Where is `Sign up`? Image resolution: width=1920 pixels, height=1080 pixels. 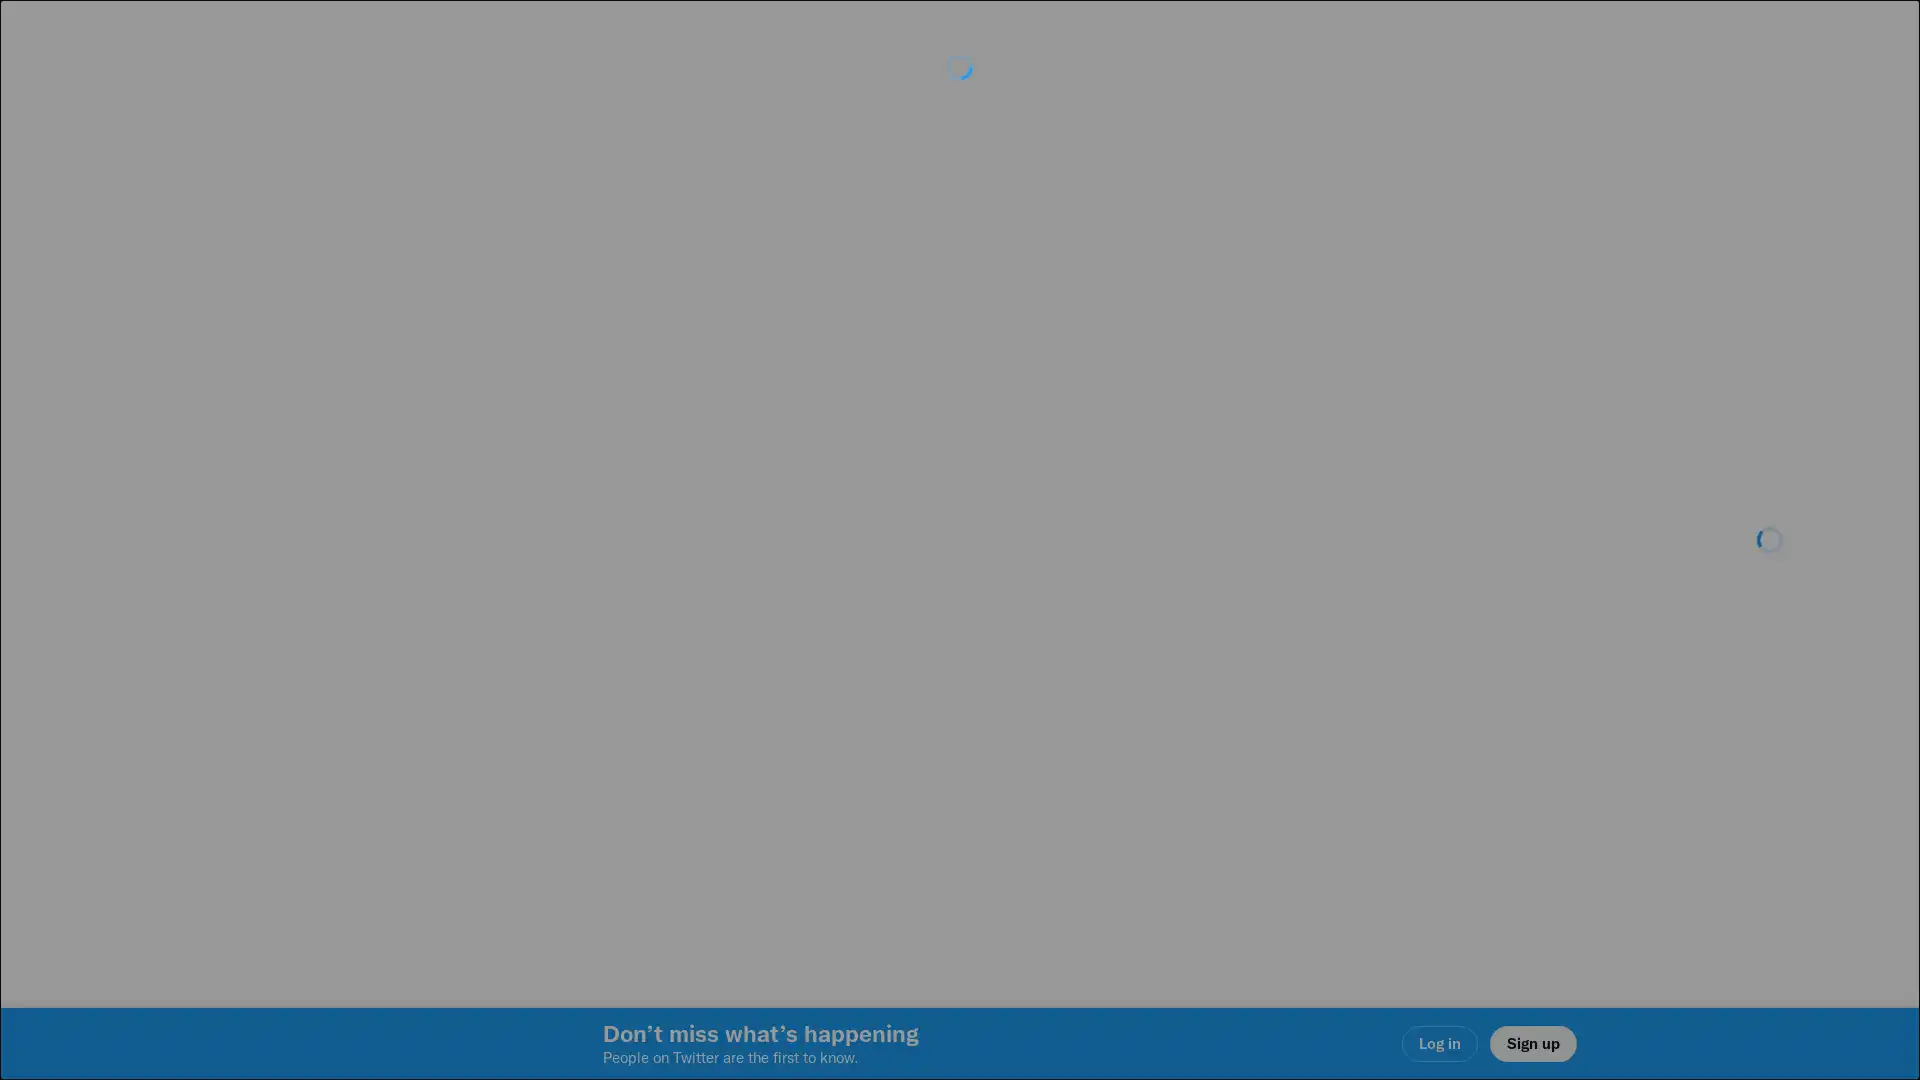 Sign up is located at coordinates (722, 681).